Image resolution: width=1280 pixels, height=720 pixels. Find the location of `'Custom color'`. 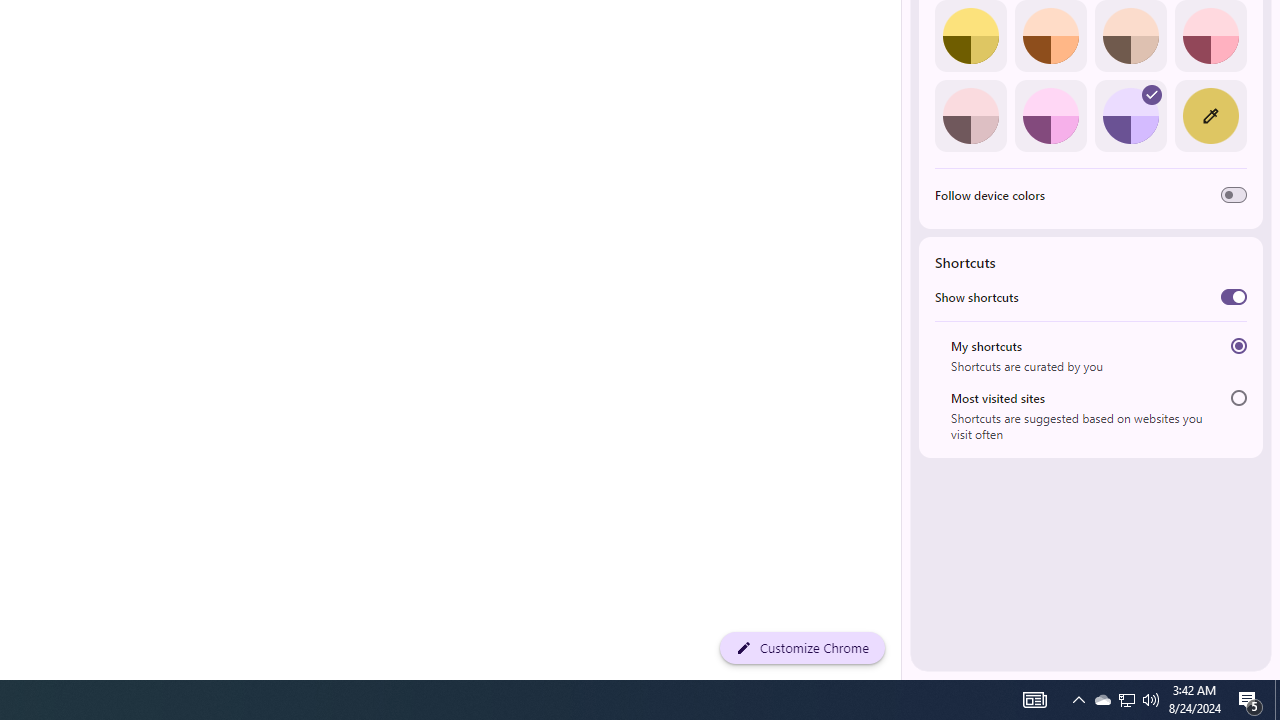

'Custom color' is located at coordinates (1209, 115).